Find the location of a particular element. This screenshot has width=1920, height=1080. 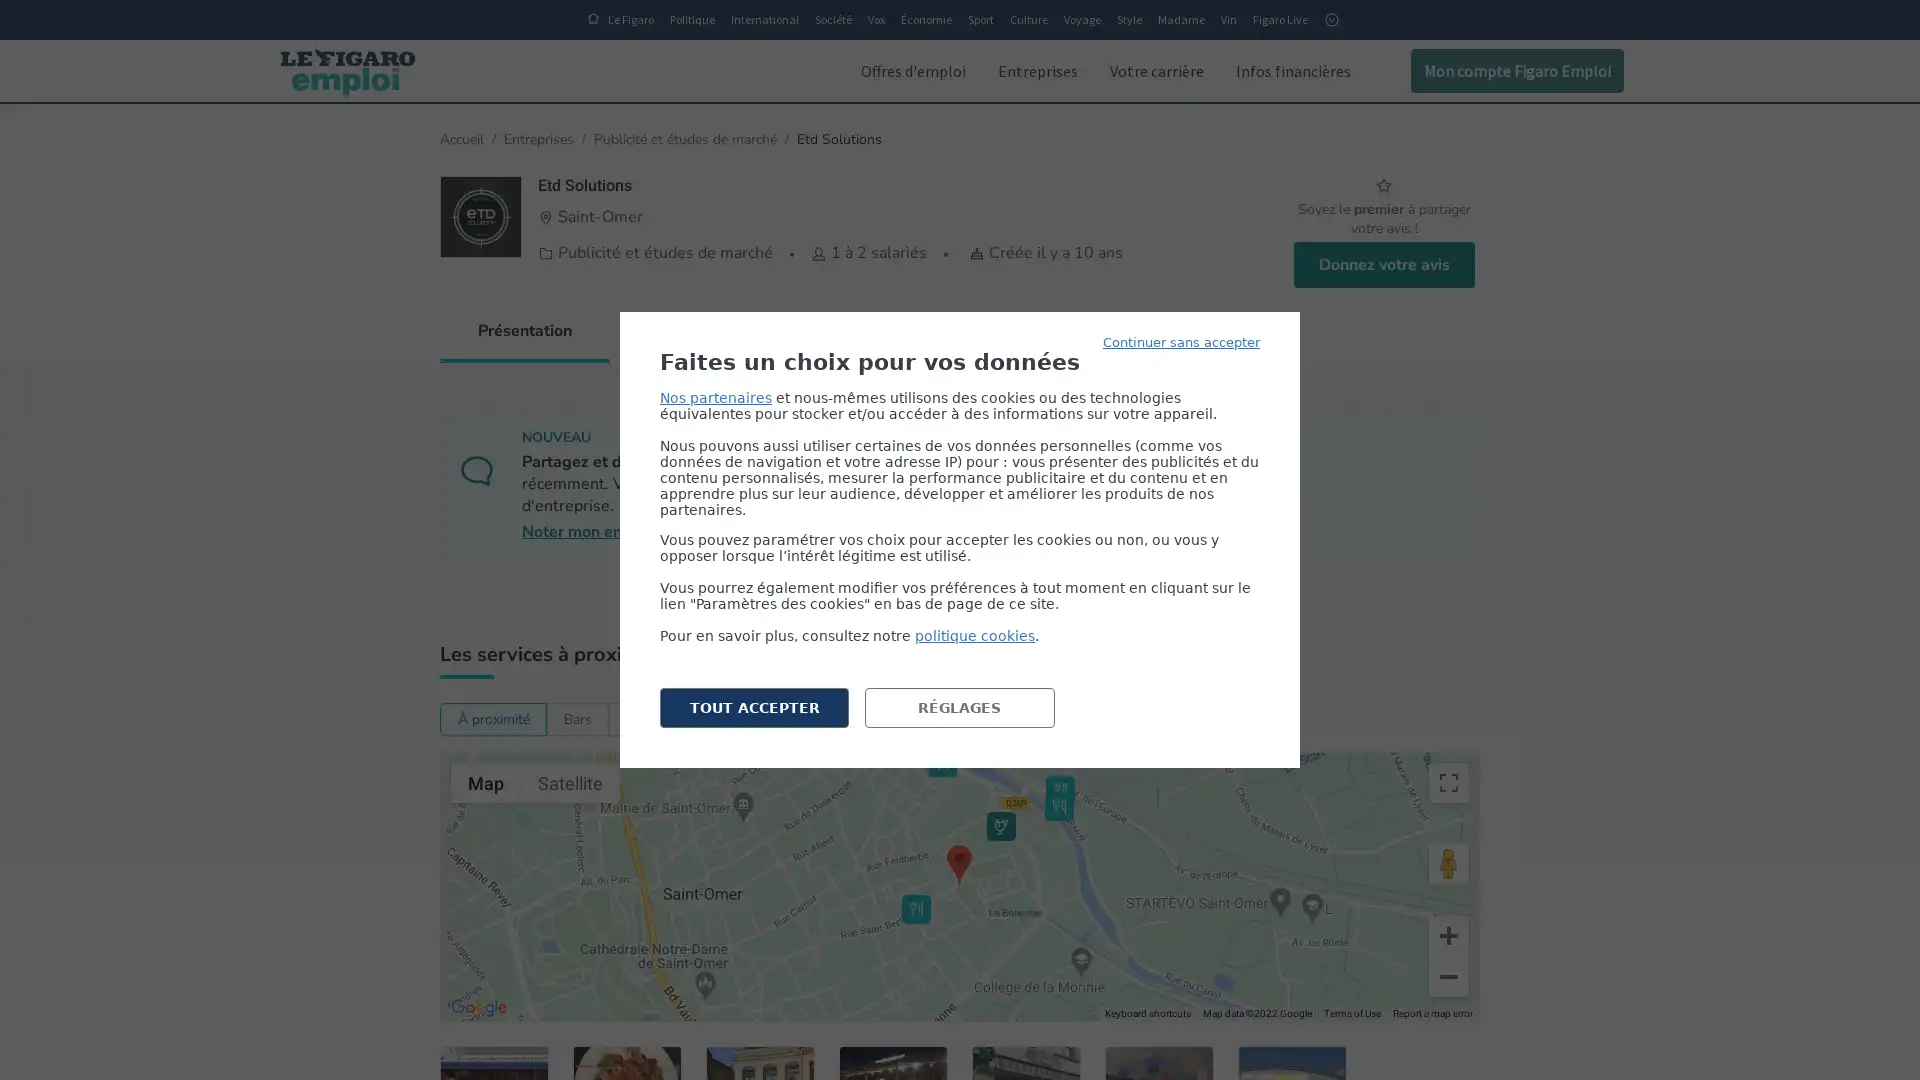

Brasserie Chic O Rail is located at coordinates (1059, 789).